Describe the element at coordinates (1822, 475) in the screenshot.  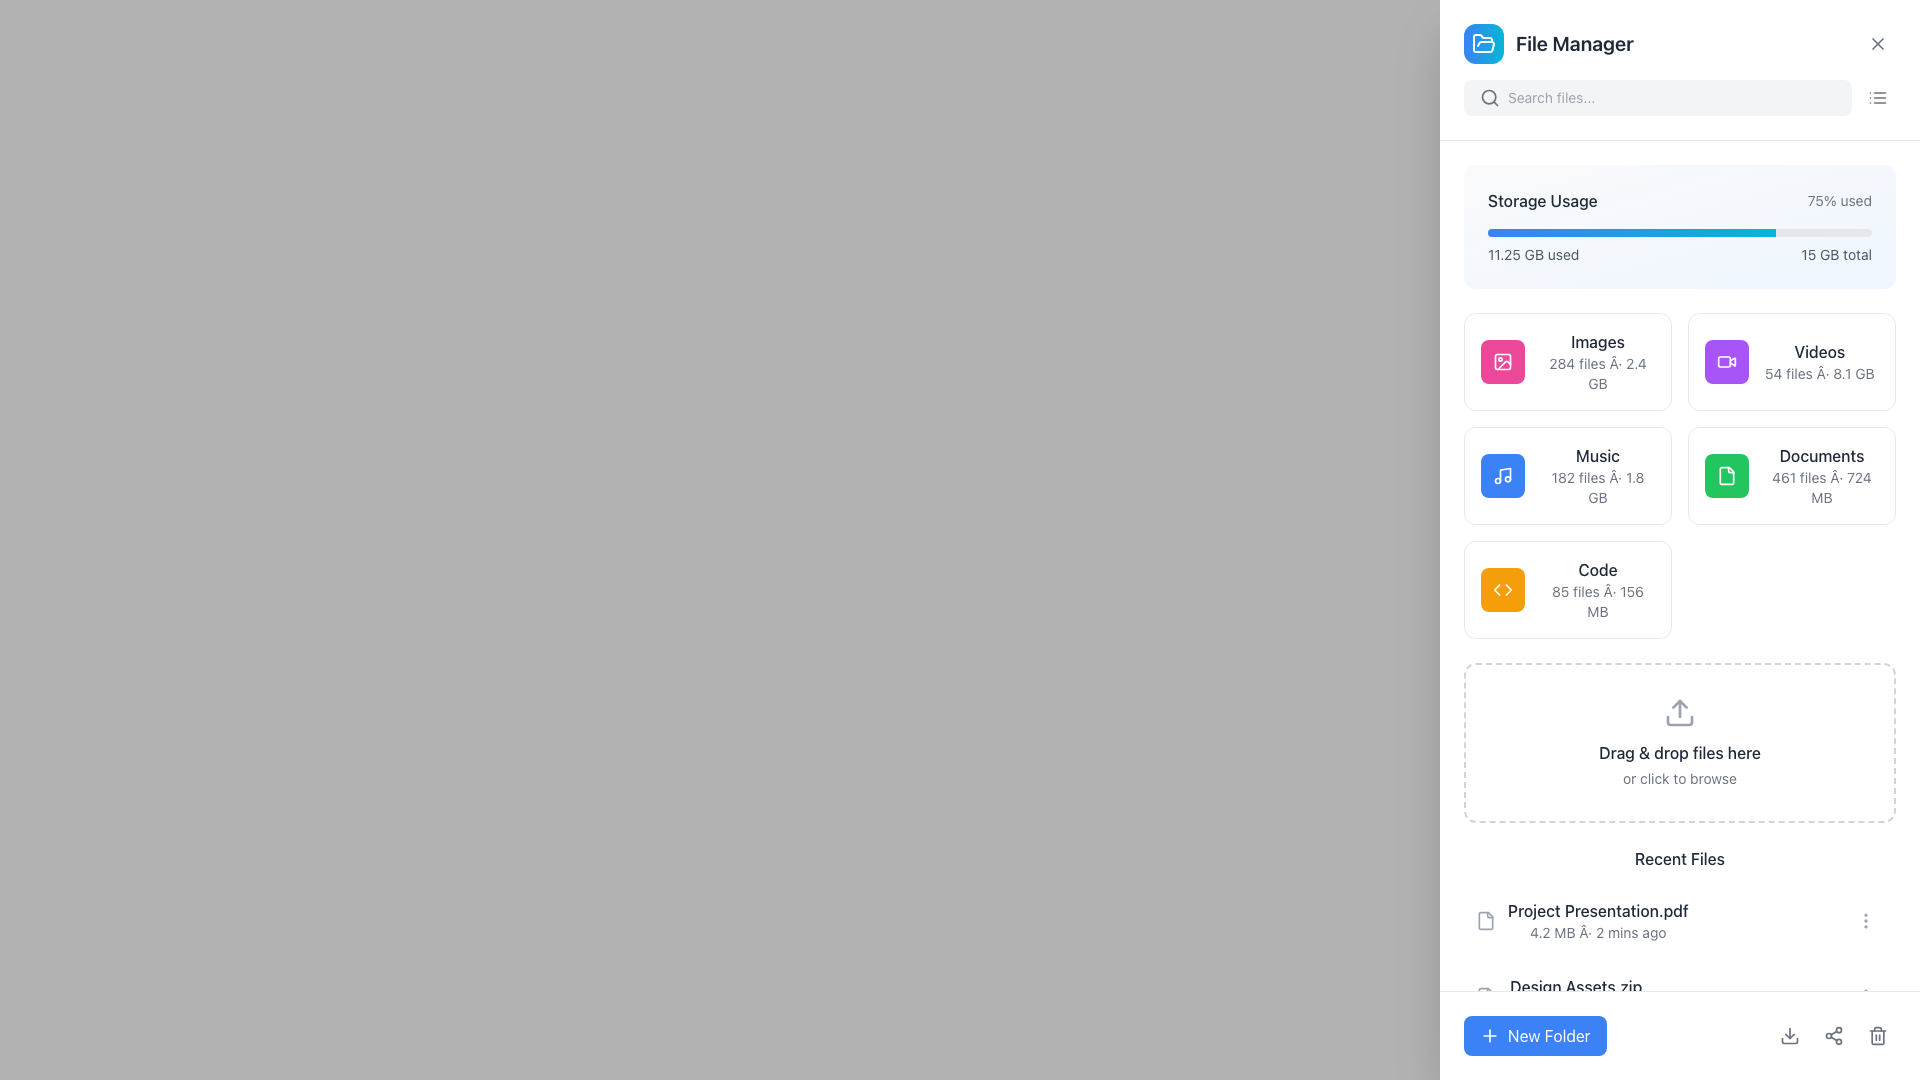
I see `the Text Label that identifies the 'Documents' category in the storage system` at that location.